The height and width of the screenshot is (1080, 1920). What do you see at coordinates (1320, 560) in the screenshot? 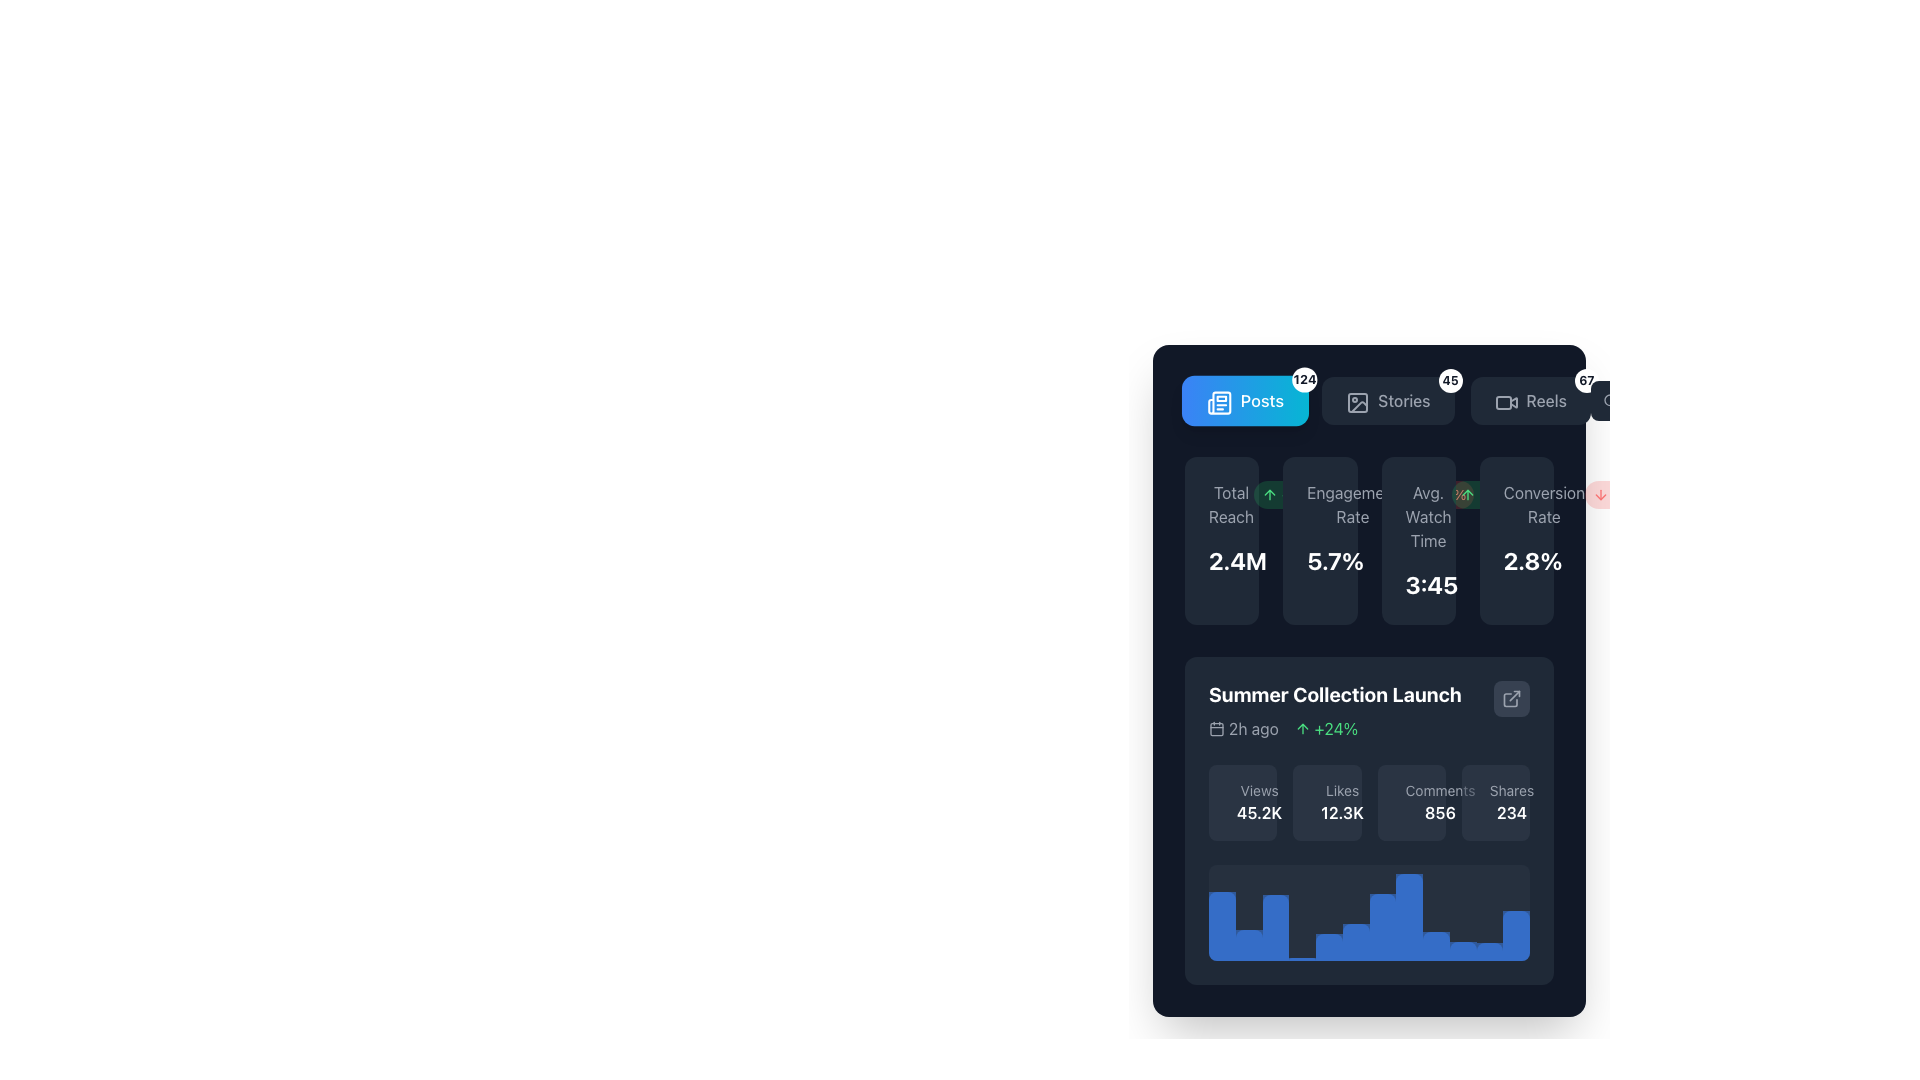
I see `the static text displaying the engagement rate percentage located in the bottom right corner of the user statistics card under the 'Engagement Rate' header` at bounding box center [1320, 560].